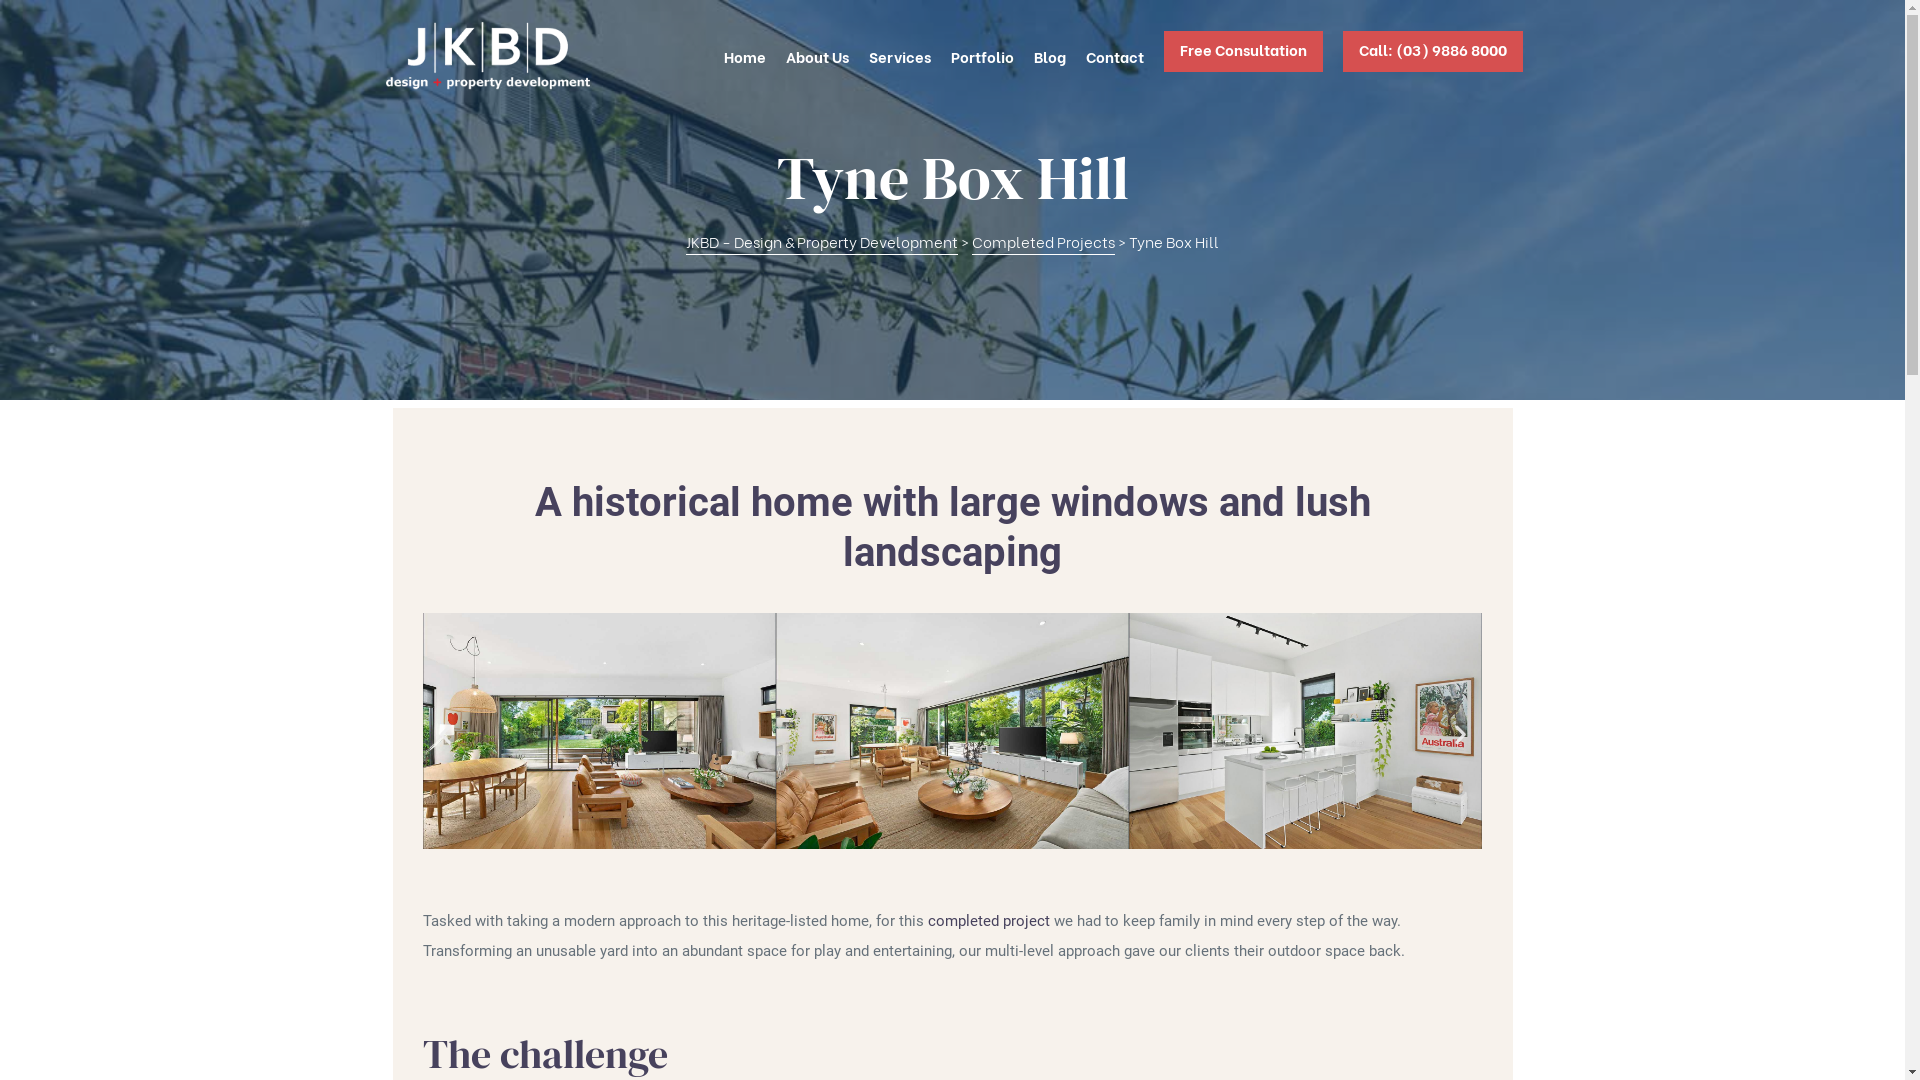 The width and height of the screenshot is (1920, 1080). What do you see at coordinates (1042, 241) in the screenshot?
I see `'Completed Projects'` at bounding box center [1042, 241].